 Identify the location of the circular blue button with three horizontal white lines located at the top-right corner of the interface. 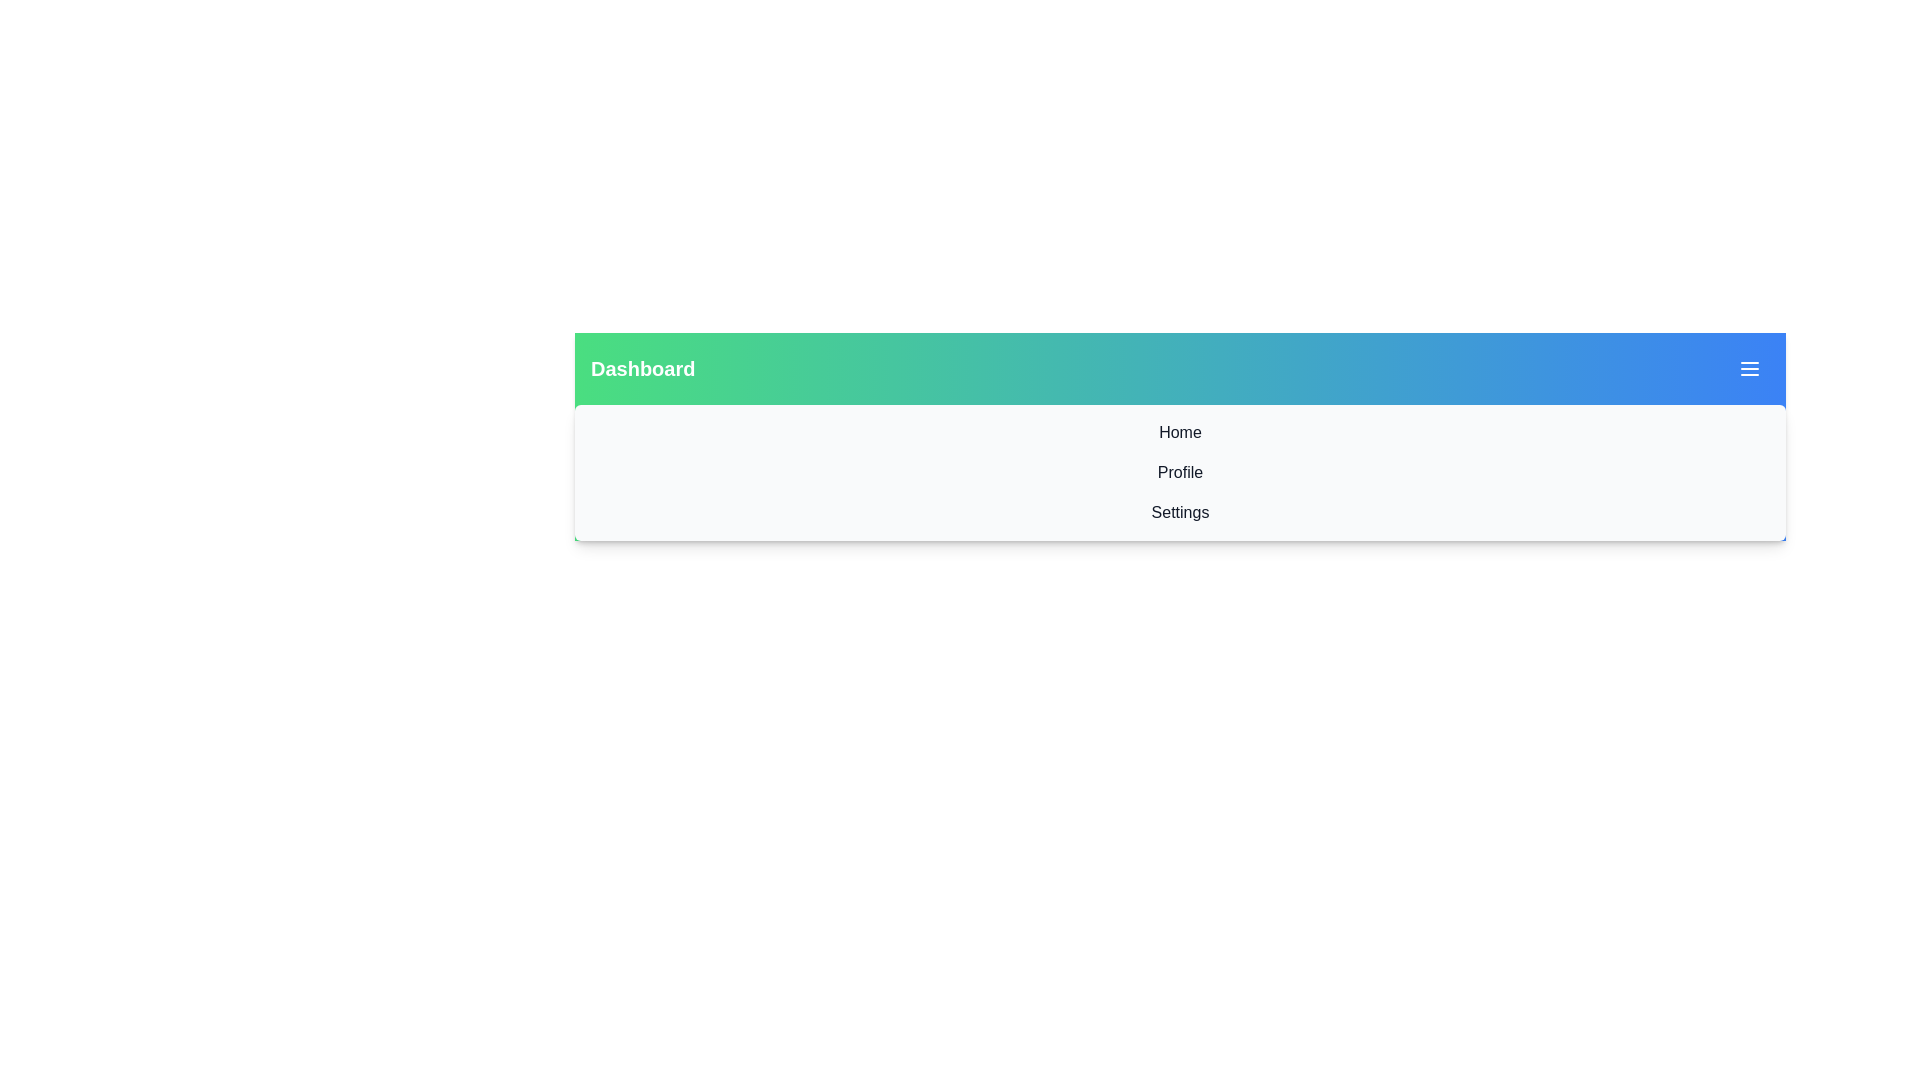
(1749, 369).